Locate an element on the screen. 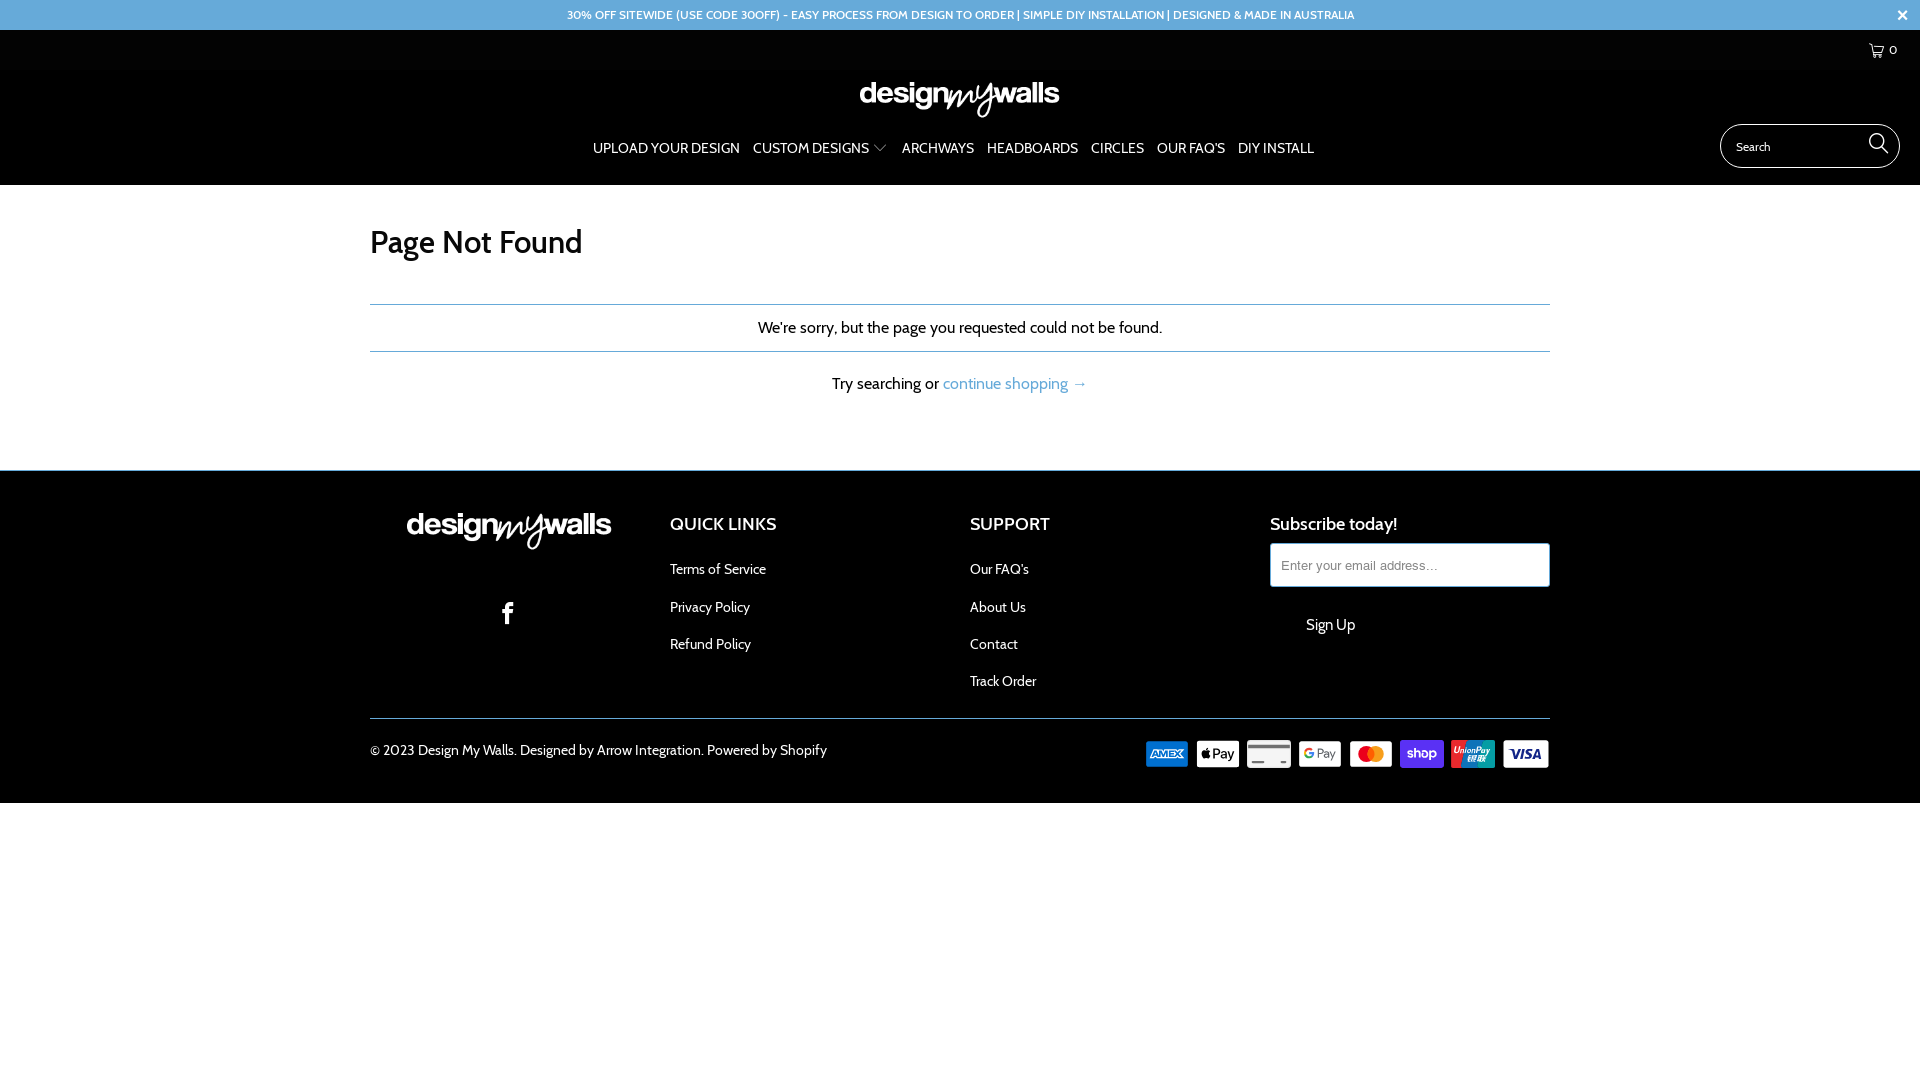  'CIRCLES' is located at coordinates (1116, 148).